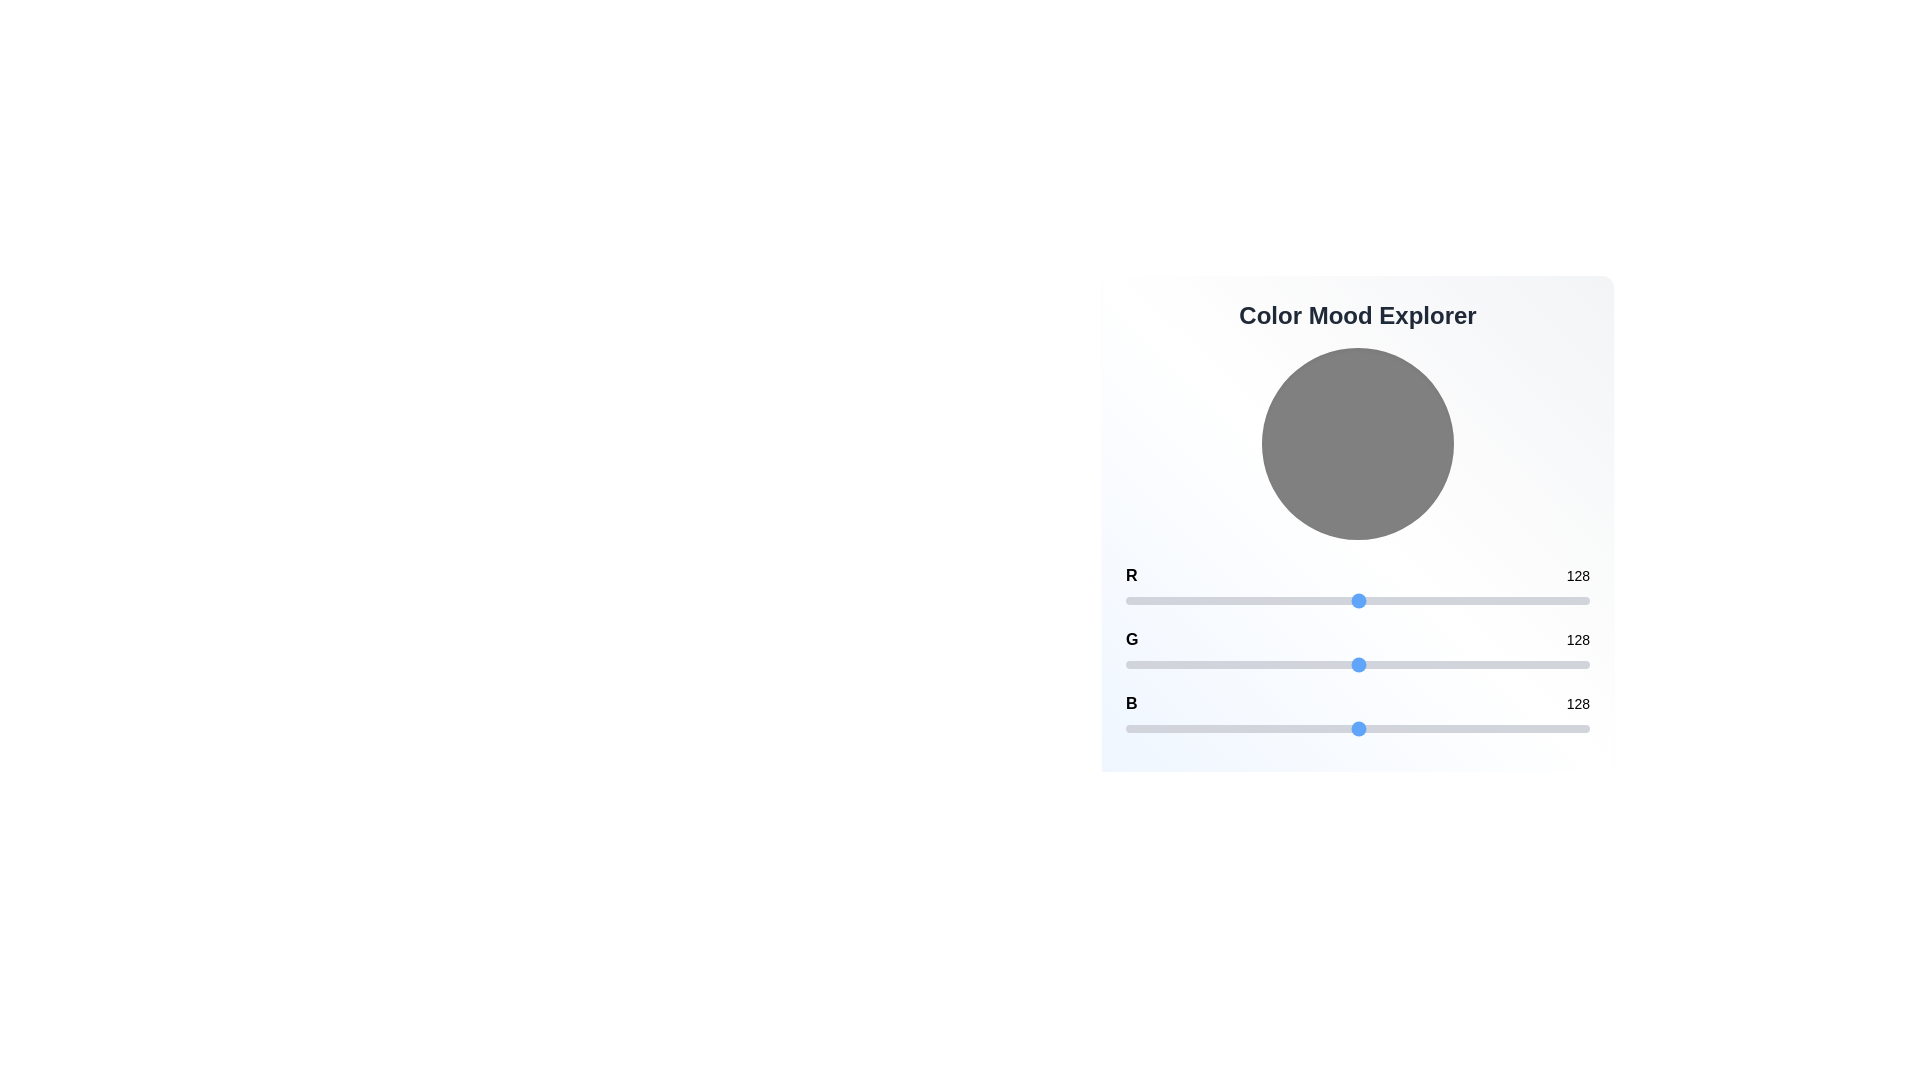  Describe the element at coordinates (1331, 600) in the screenshot. I see `the 0 slider to set its value to 113` at that location.